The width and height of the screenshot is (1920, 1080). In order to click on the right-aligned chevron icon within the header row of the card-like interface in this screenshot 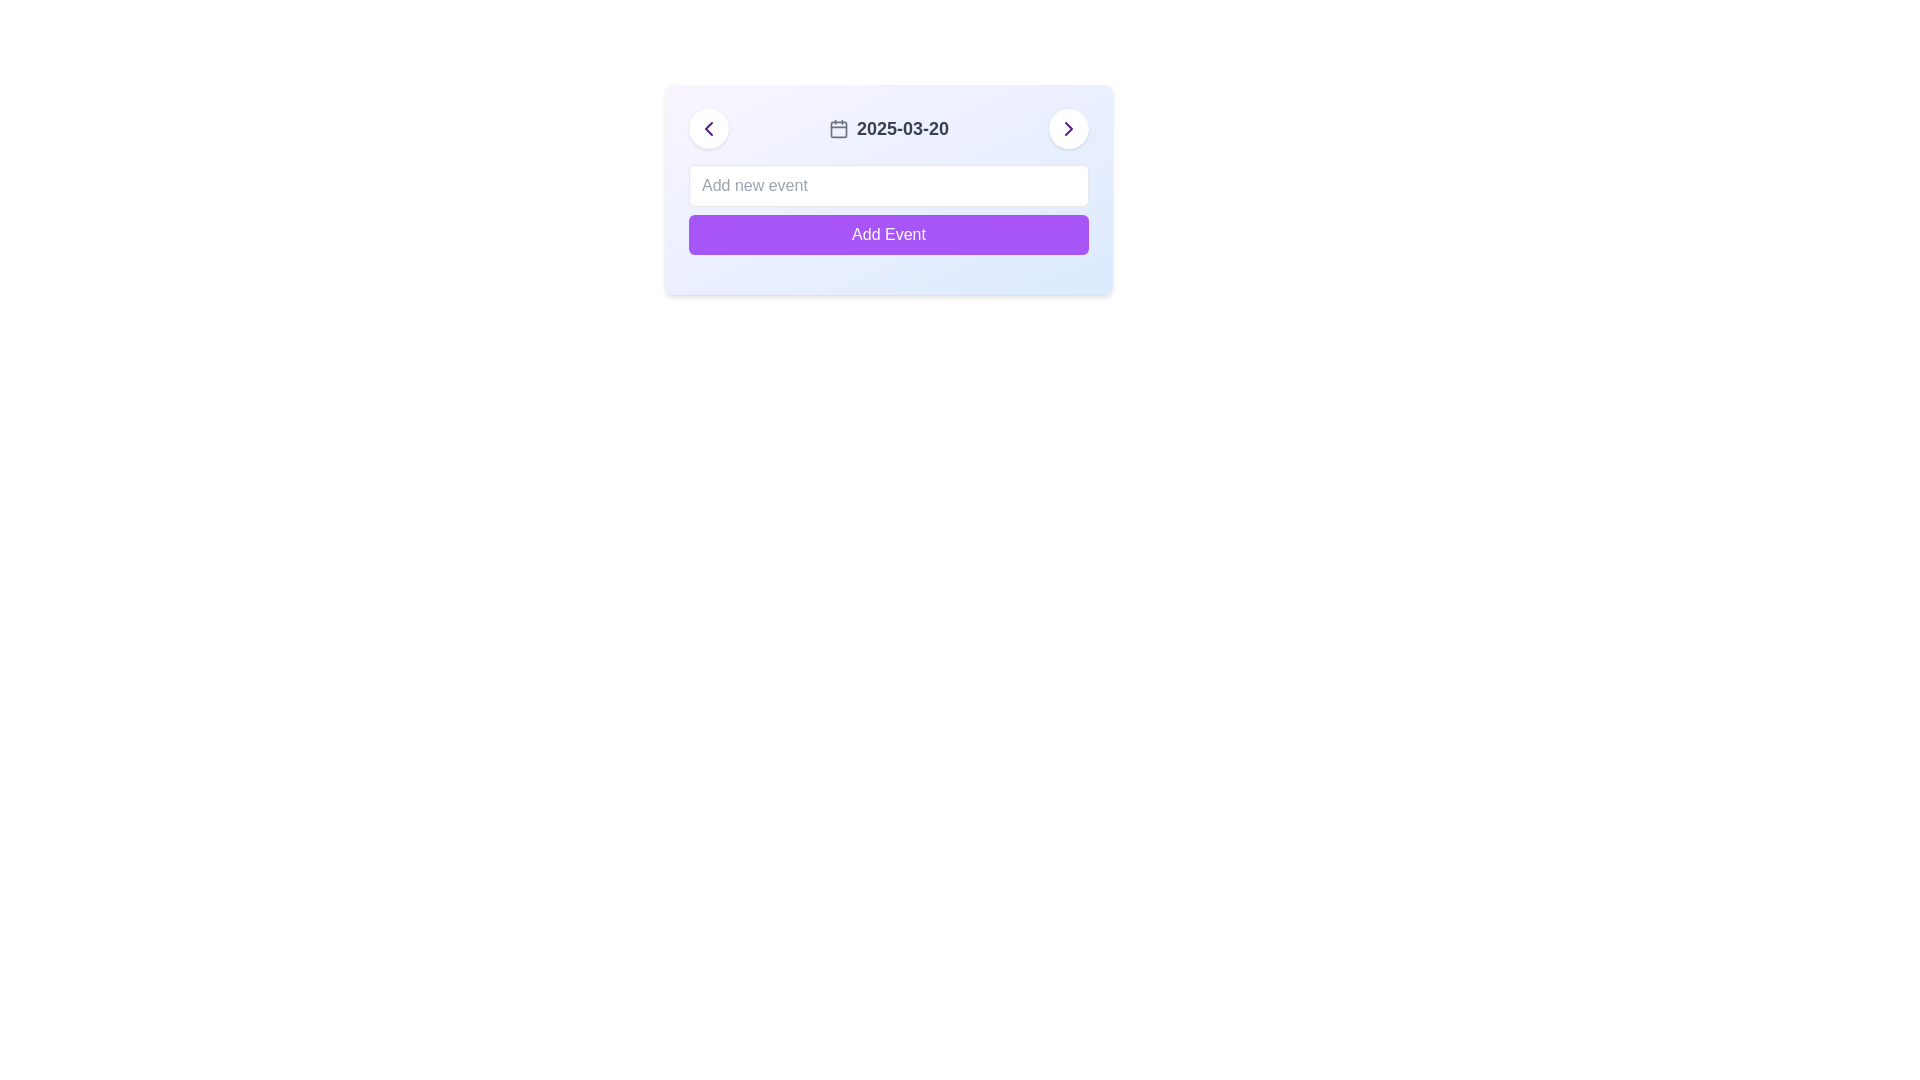, I will do `click(1068, 128)`.